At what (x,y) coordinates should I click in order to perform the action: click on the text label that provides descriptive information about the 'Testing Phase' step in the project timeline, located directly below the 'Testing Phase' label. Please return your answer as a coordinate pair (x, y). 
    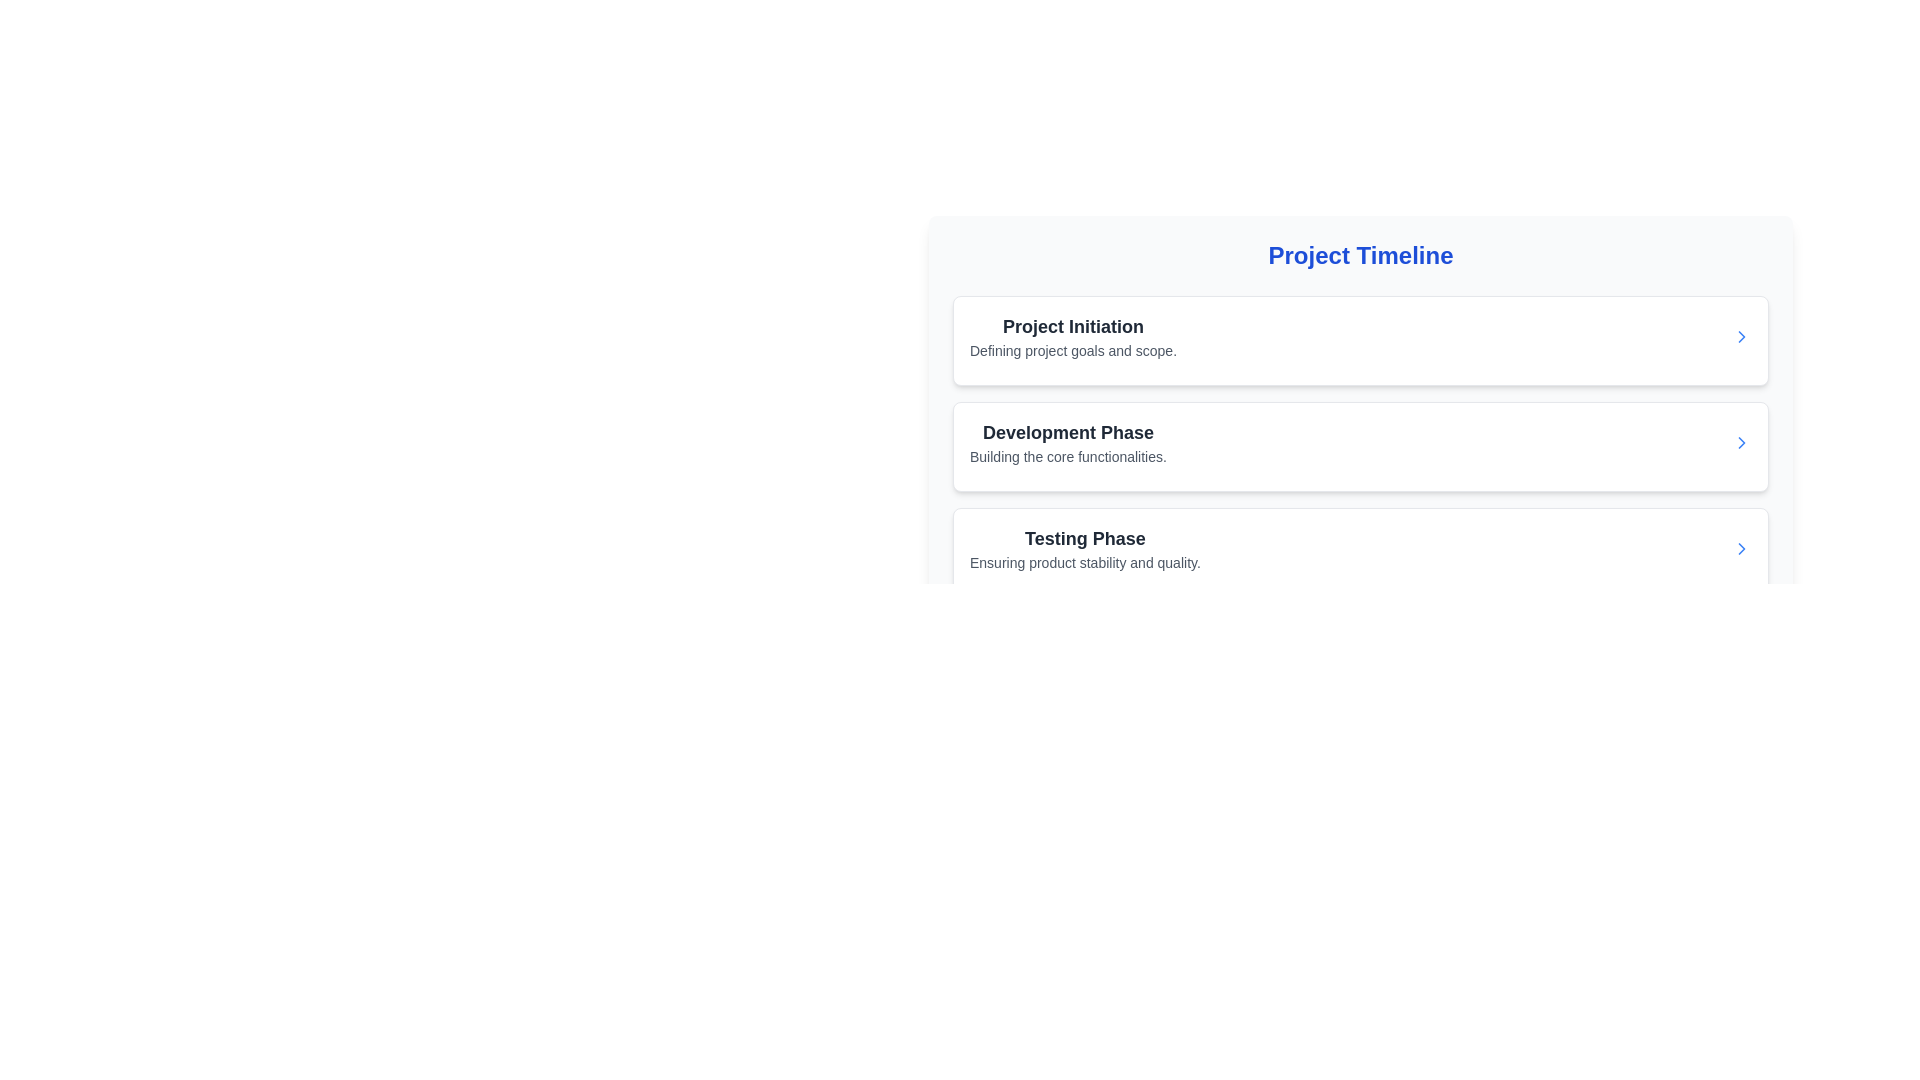
    Looking at the image, I should click on (1084, 563).